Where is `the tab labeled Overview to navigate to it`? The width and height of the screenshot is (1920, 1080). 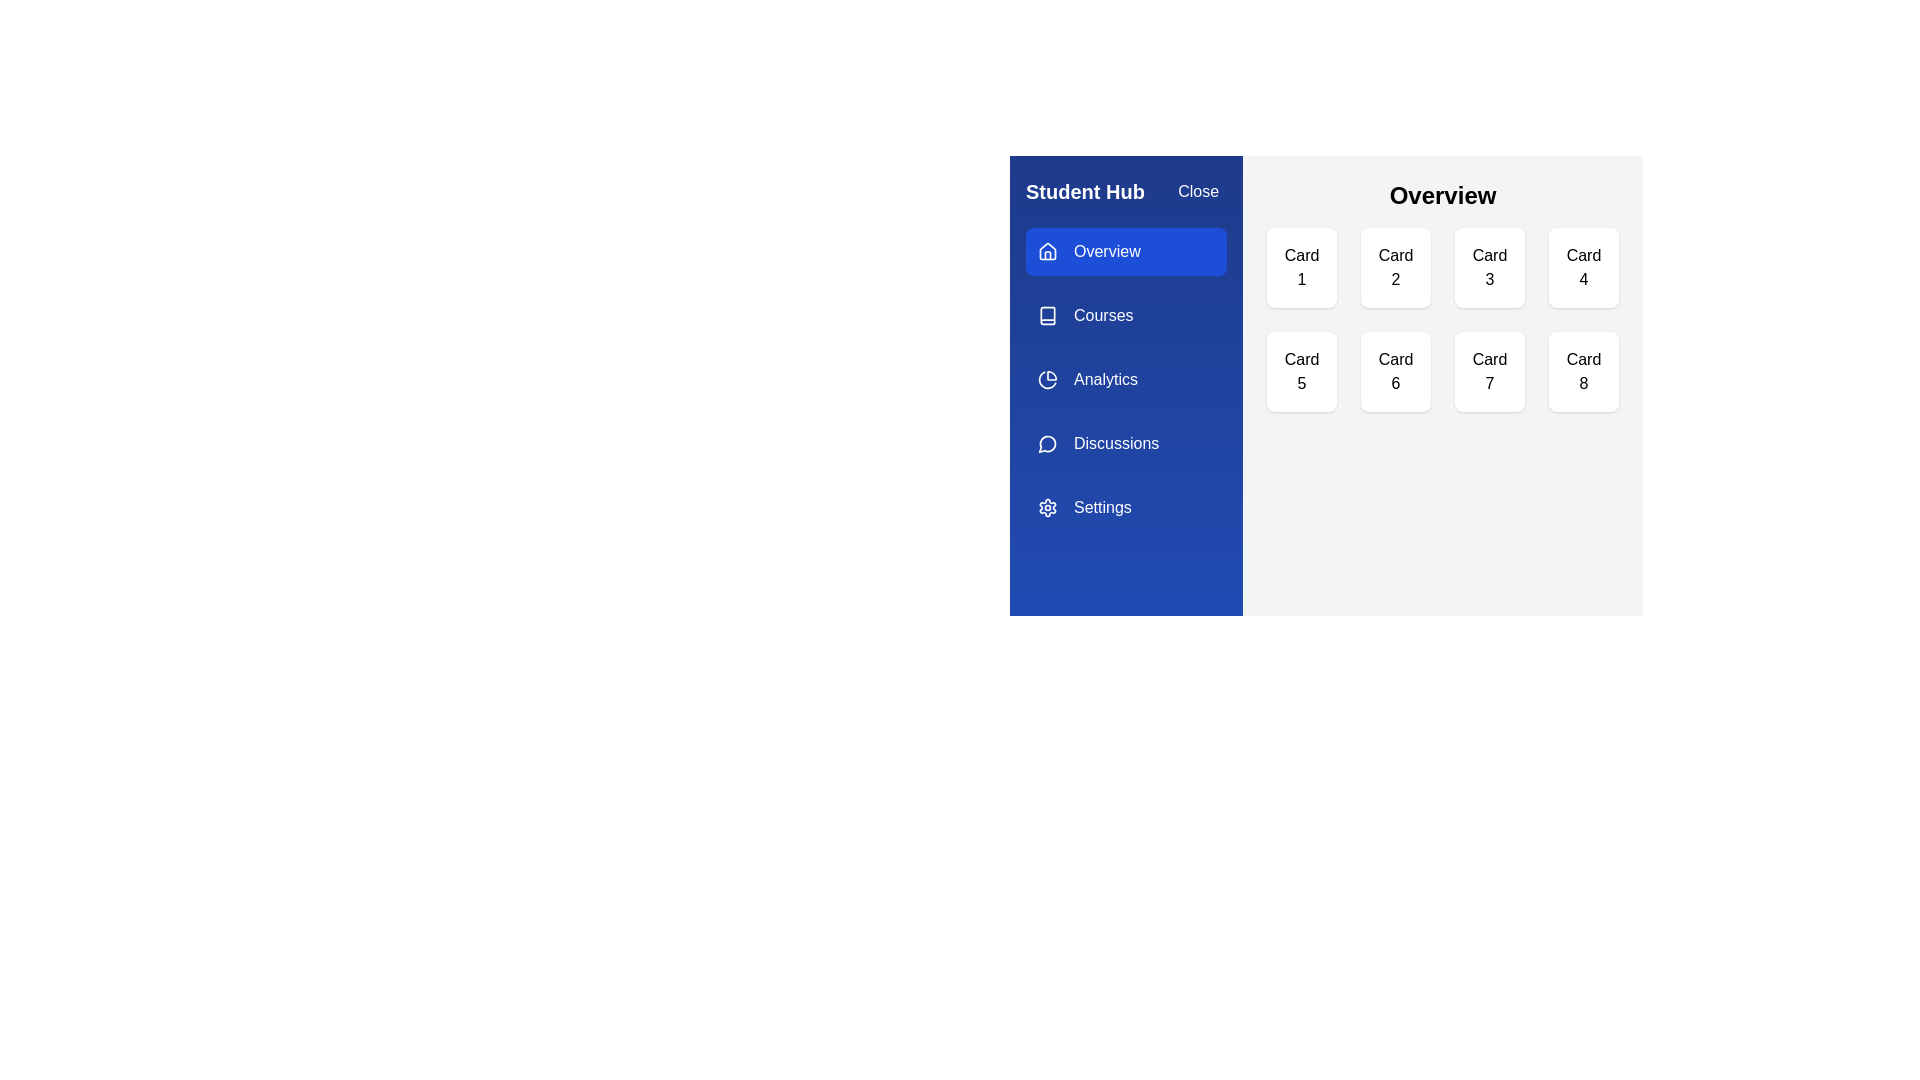
the tab labeled Overview to navigate to it is located at coordinates (1126, 250).